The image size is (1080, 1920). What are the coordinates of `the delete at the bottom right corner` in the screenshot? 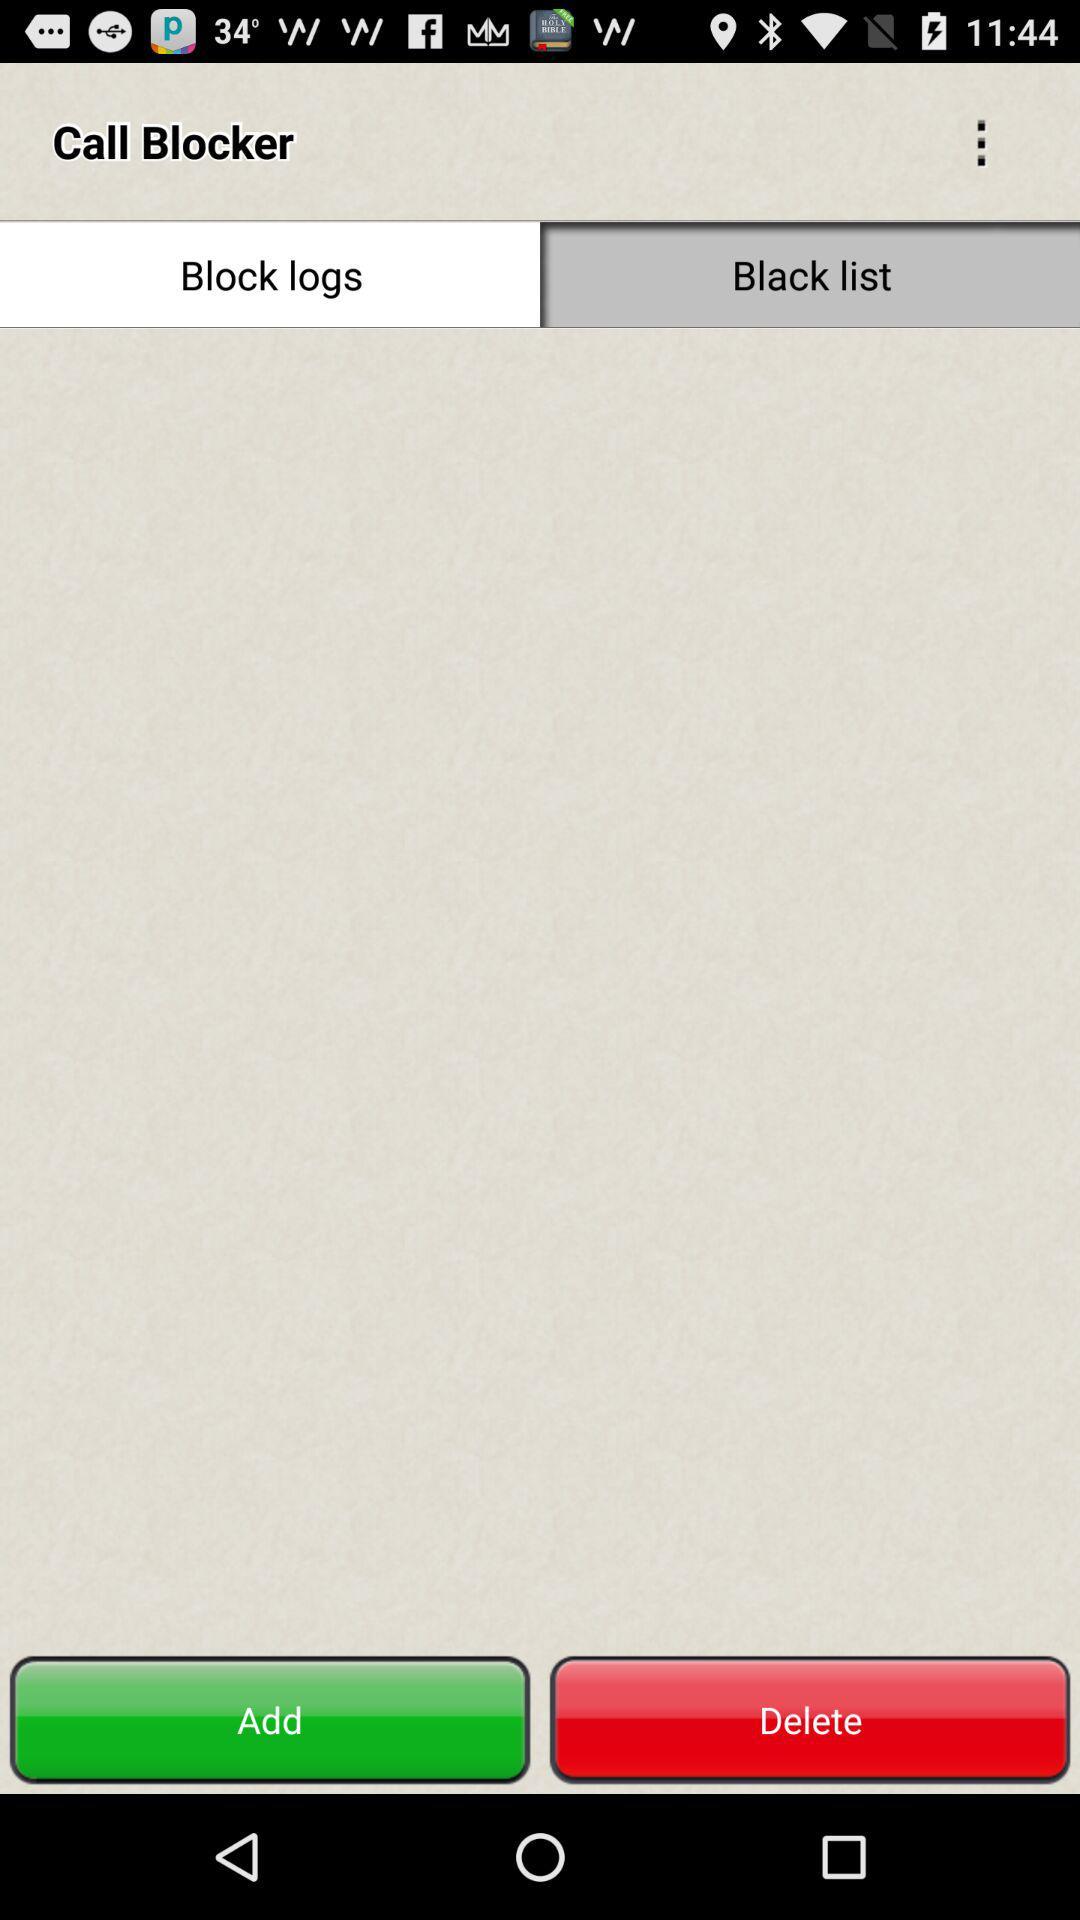 It's located at (810, 1719).